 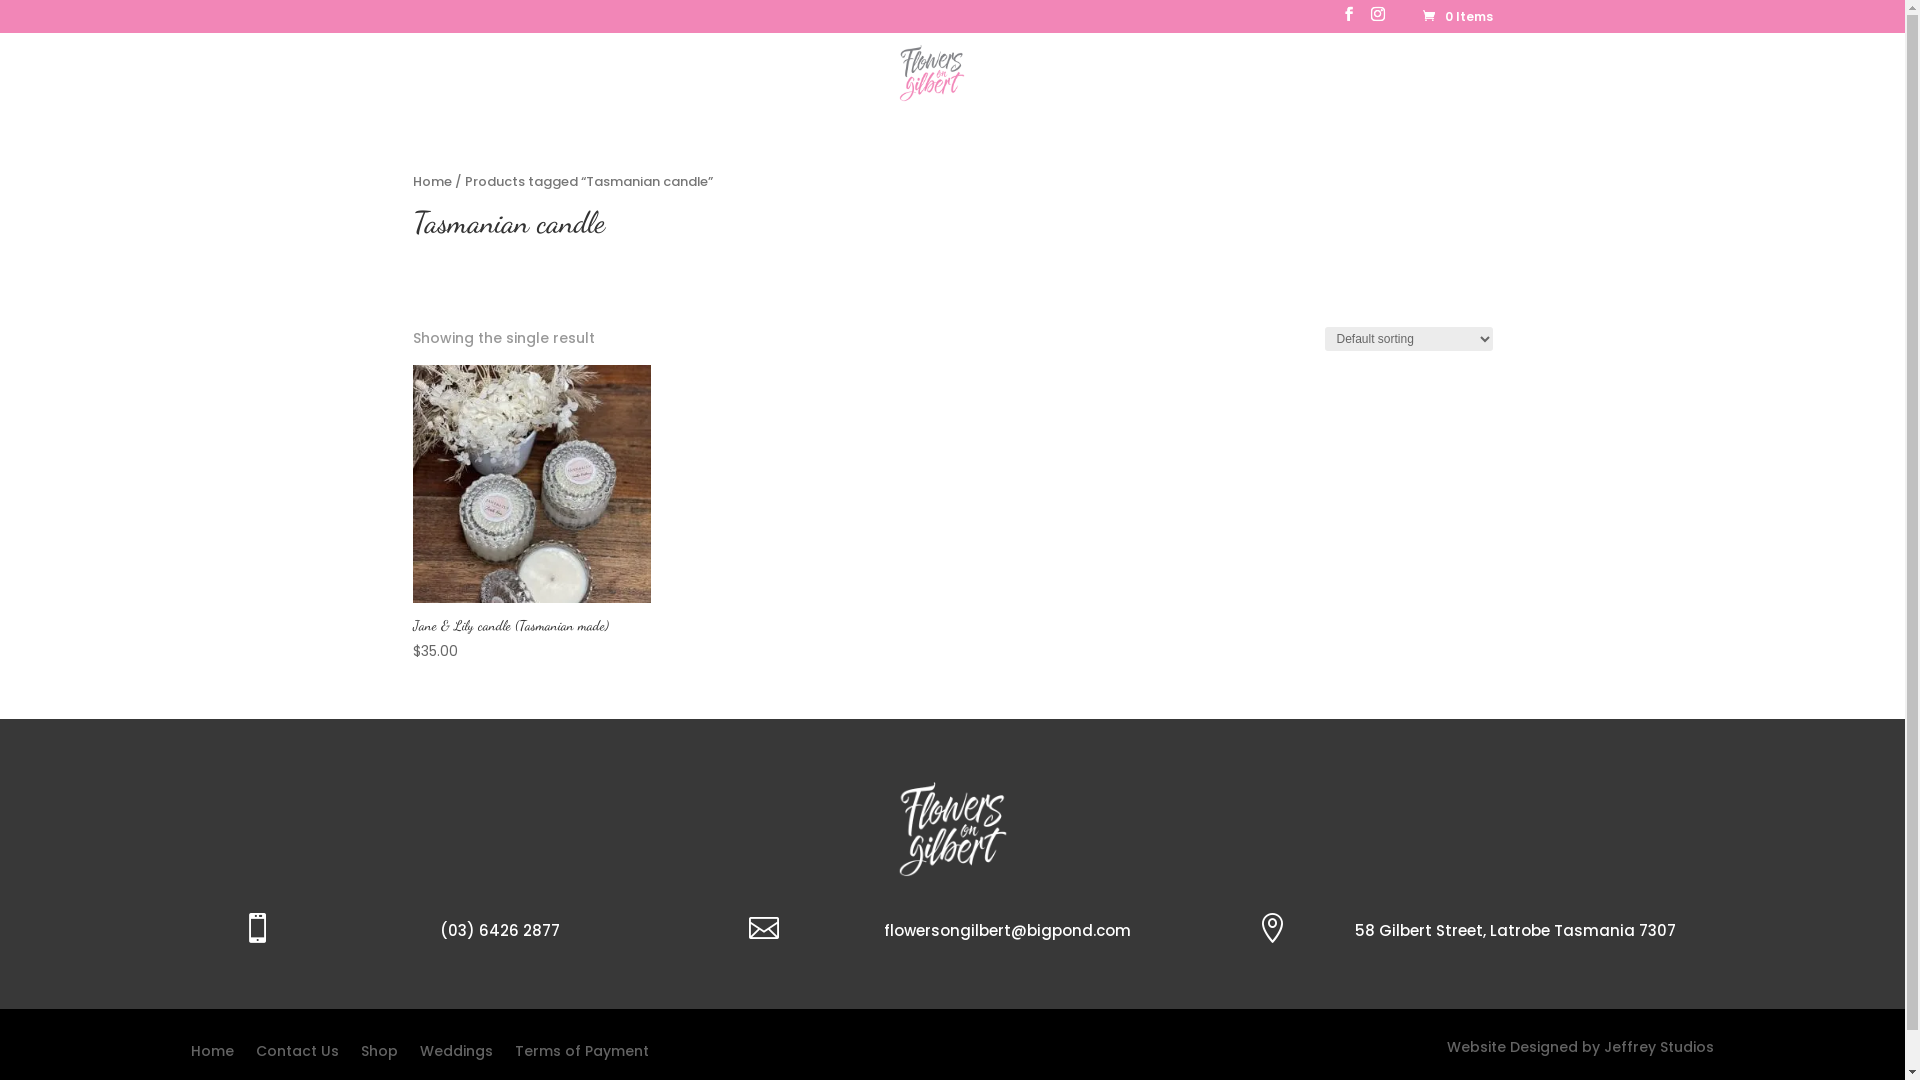 I want to click on 'Contact Us', so click(x=296, y=1054).